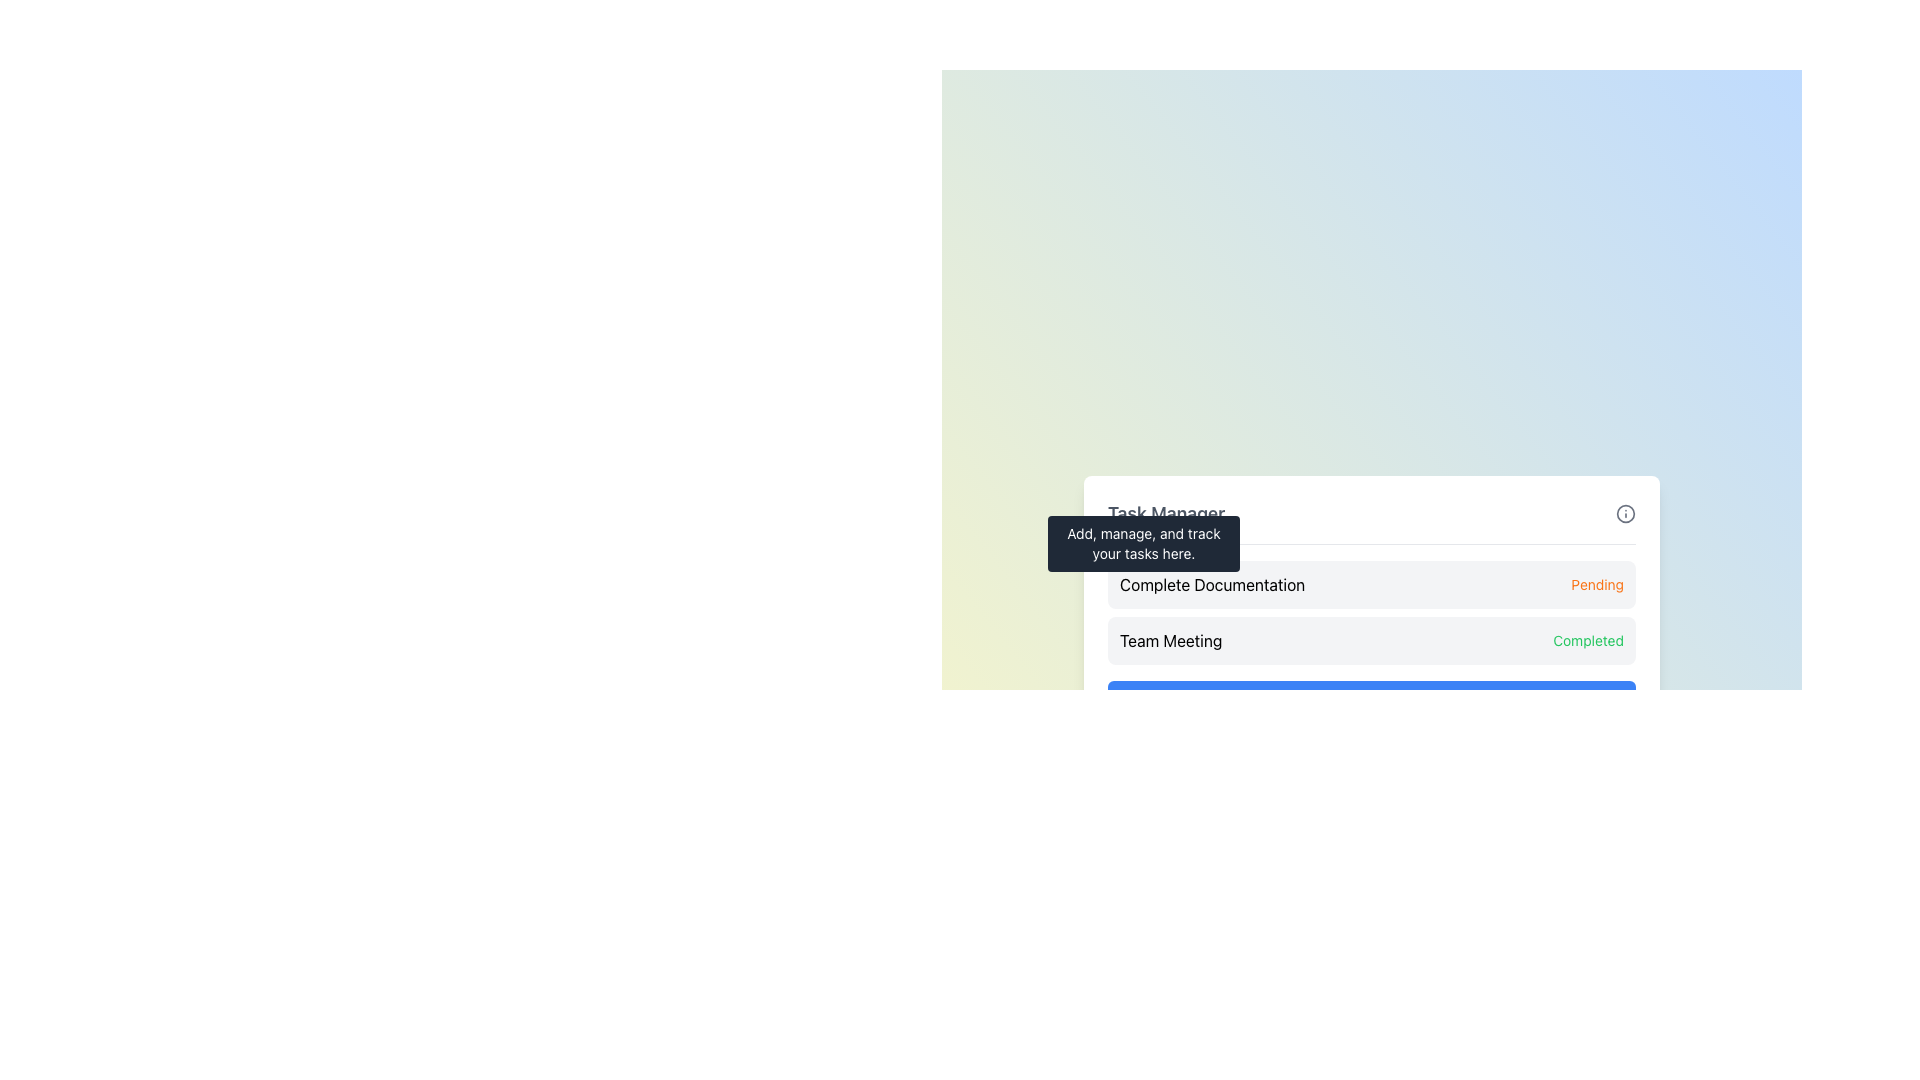 This screenshot has height=1080, width=1920. What do you see at coordinates (1211, 584) in the screenshot?
I see `text of the Text Label indicating 'Complete Documentation', which is the first item in a two-column layout within a task tracking card` at bounding box center [1211, 584].